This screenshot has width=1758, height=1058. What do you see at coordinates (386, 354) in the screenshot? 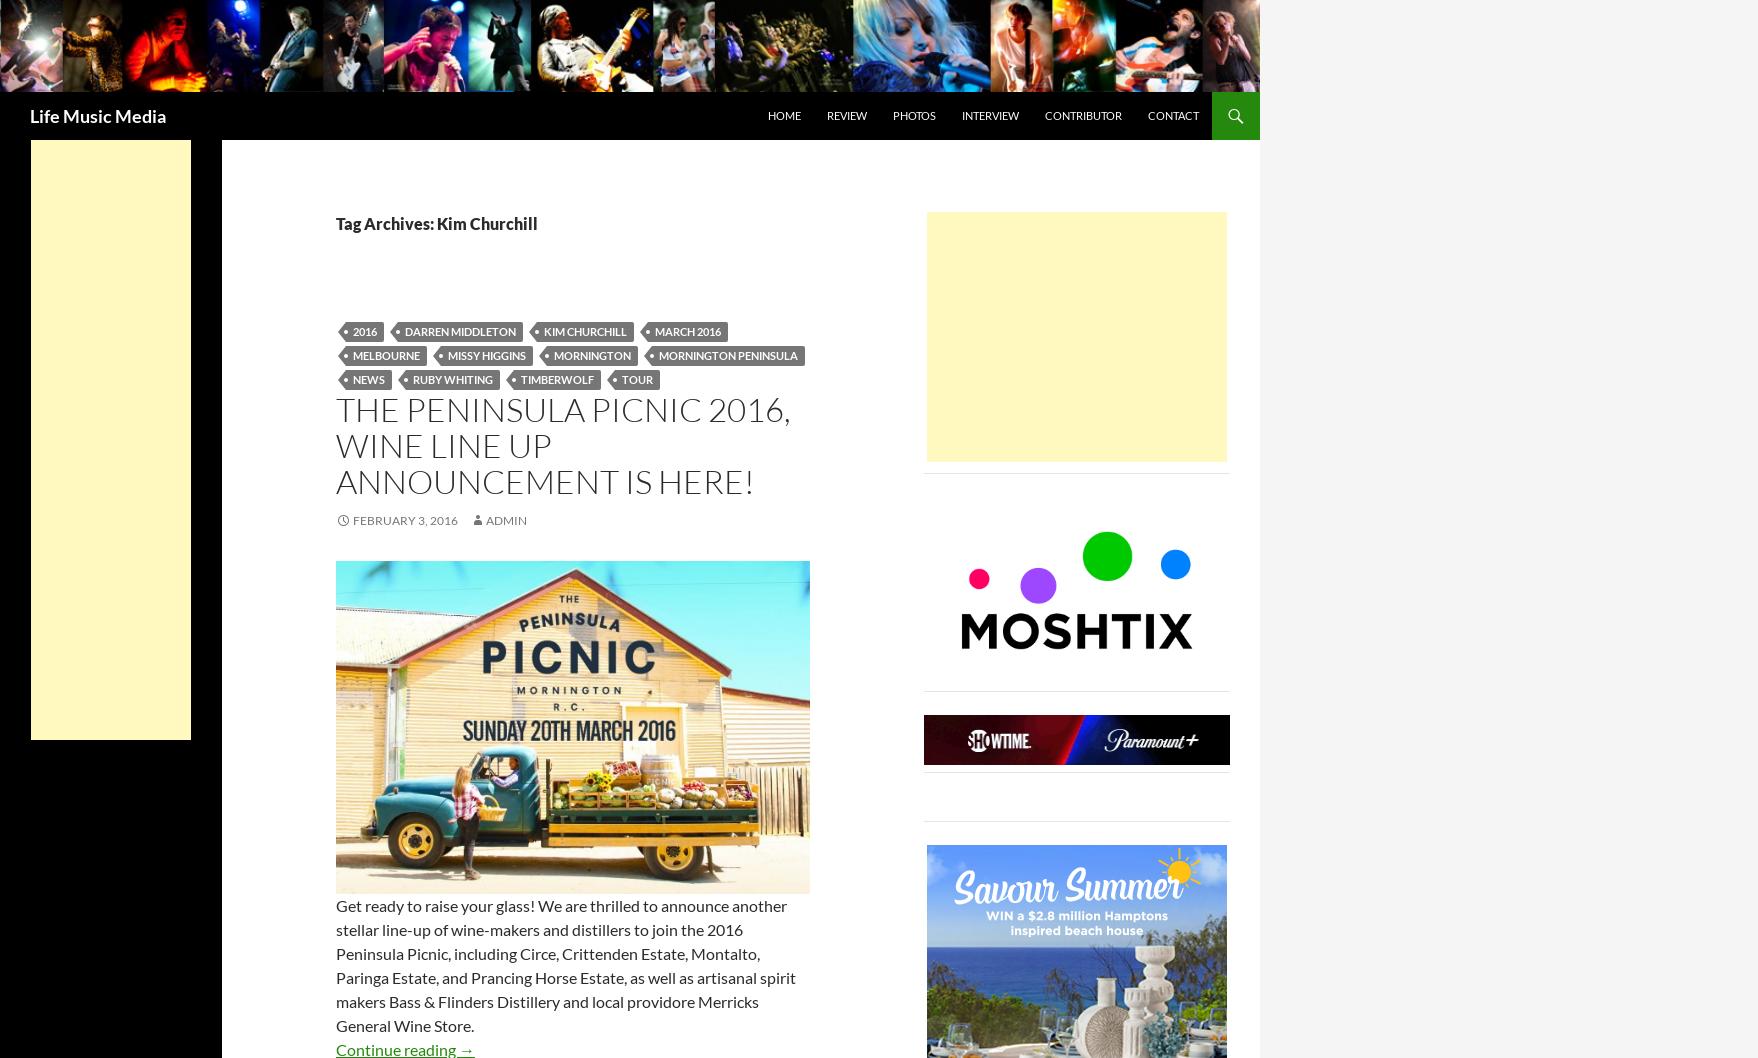
I see `'Melbourne'` at bounding box center [386, 354].